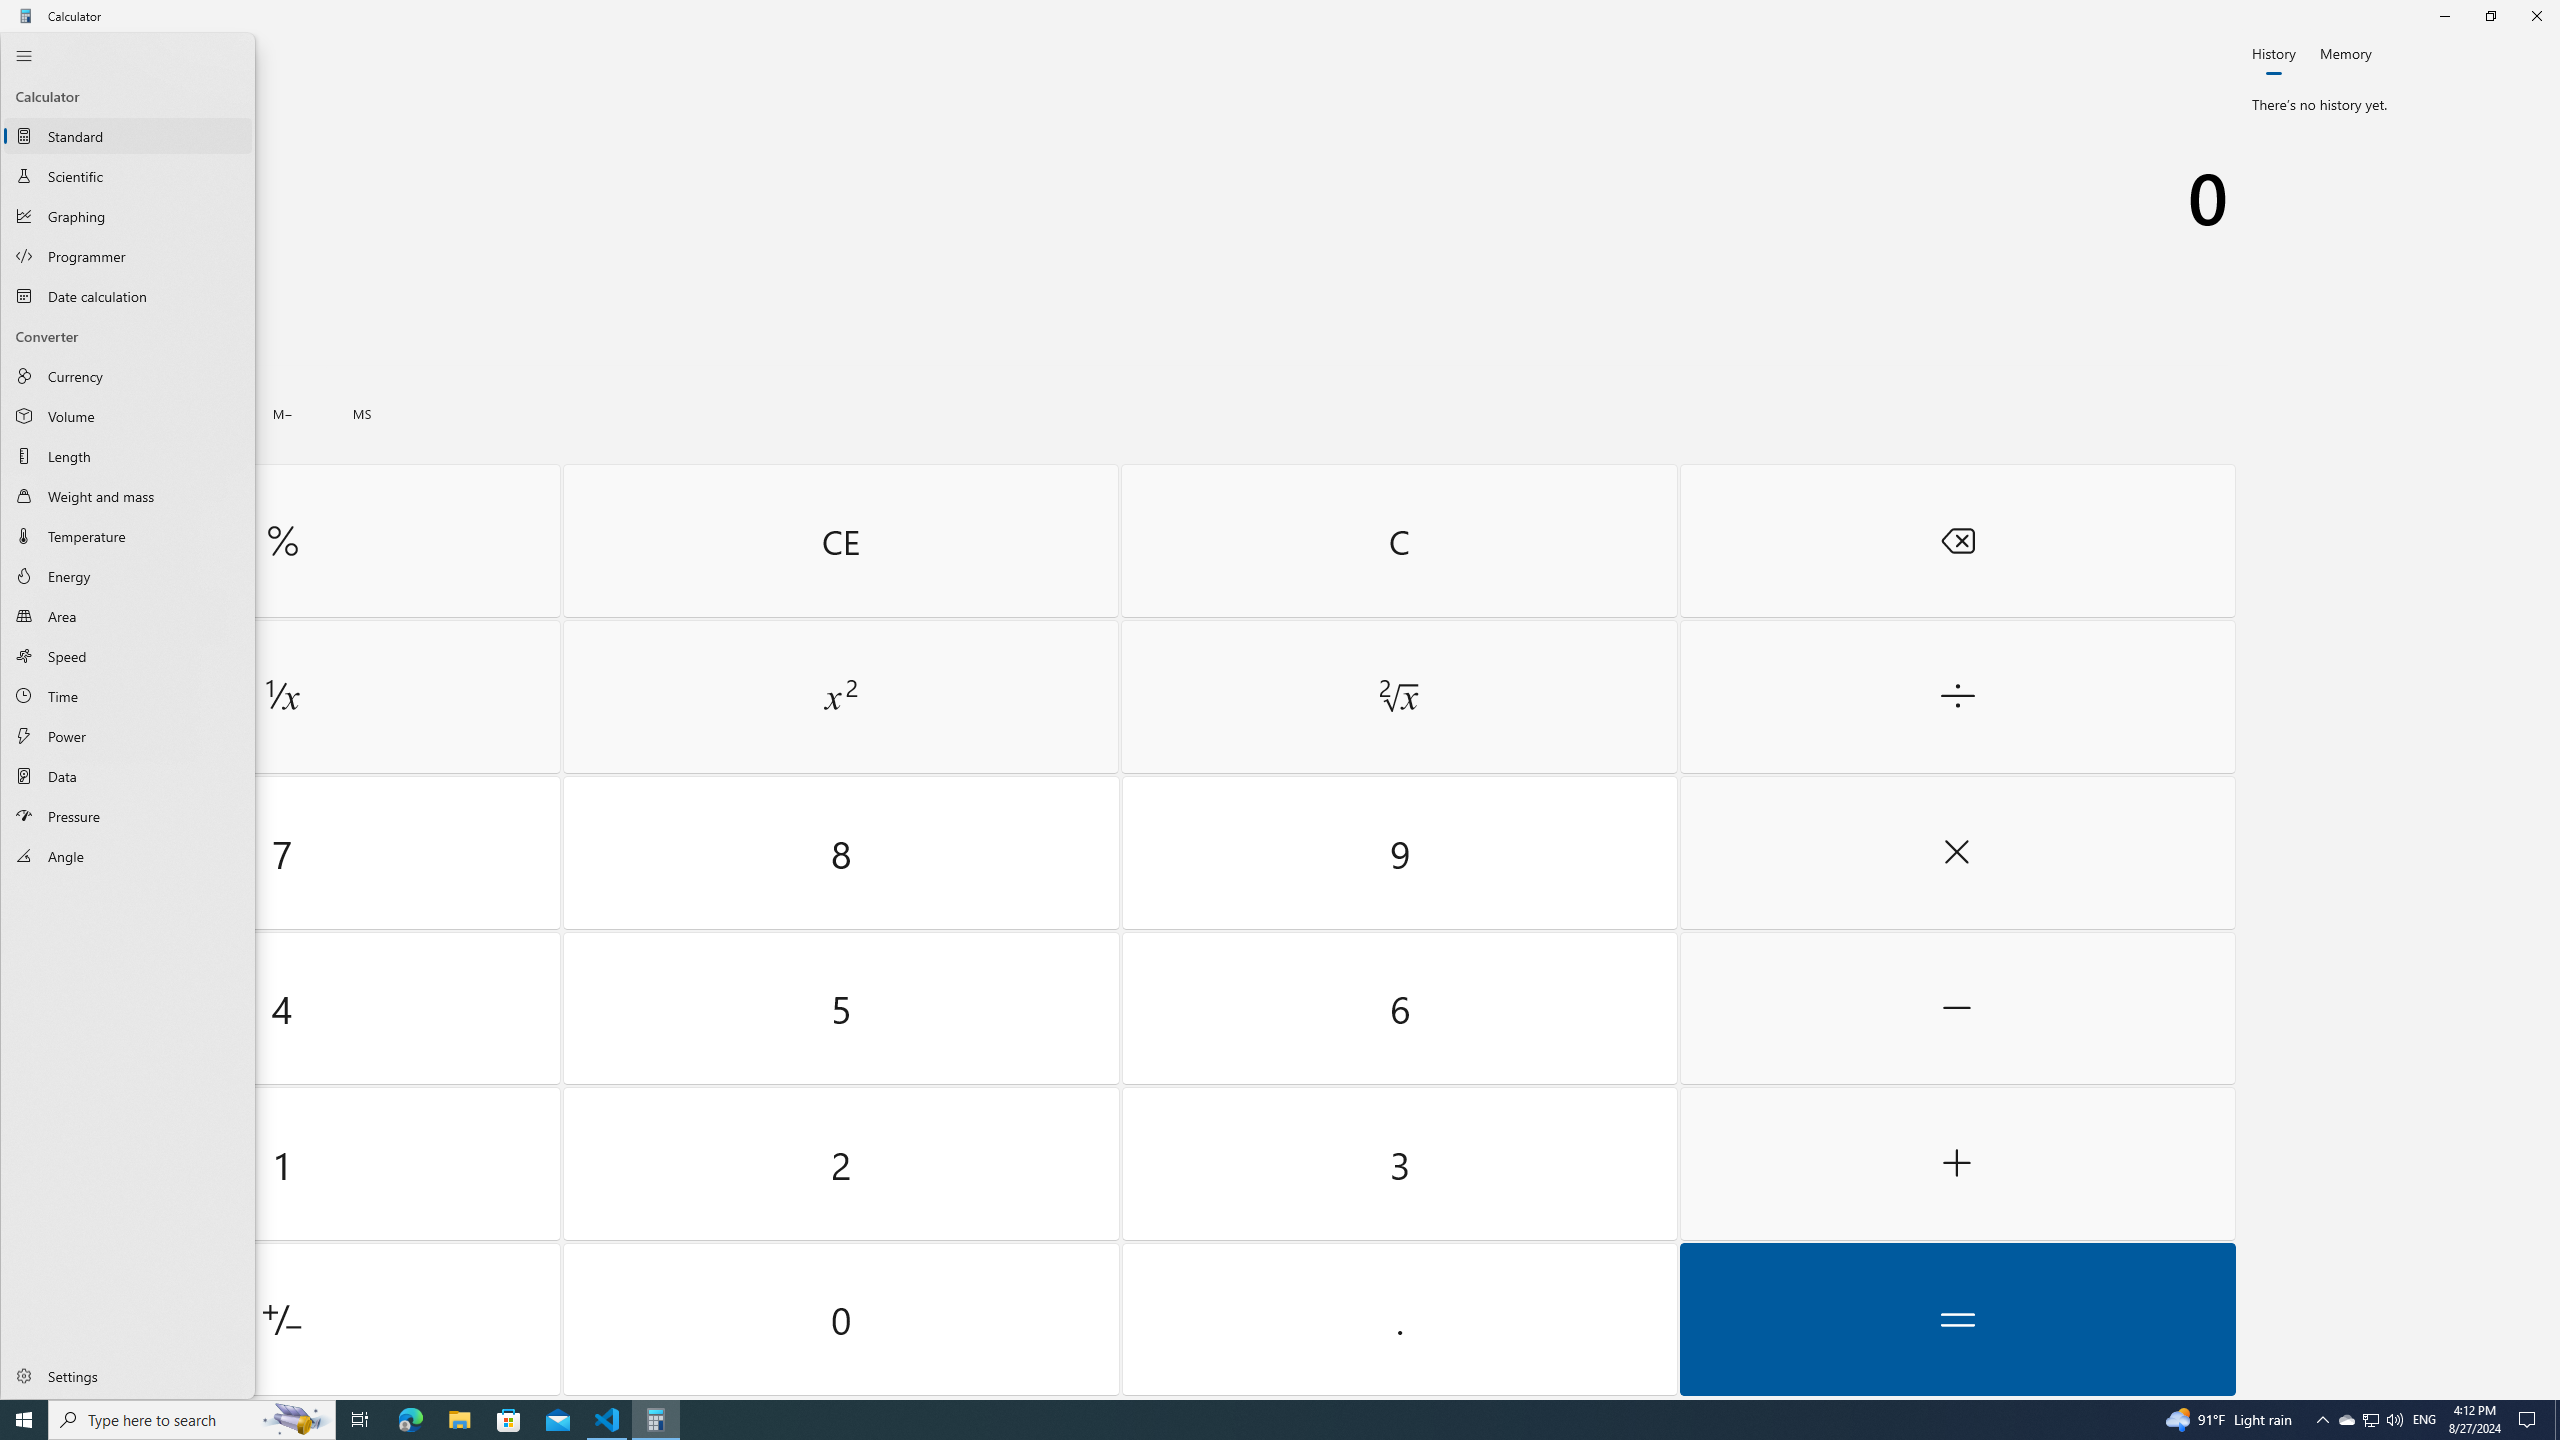 This screenshot has width=2560, height=1440. Describe the element at coordinates (127, 215) in the screenshot. I see `'Graphing Calculator'` at that location.